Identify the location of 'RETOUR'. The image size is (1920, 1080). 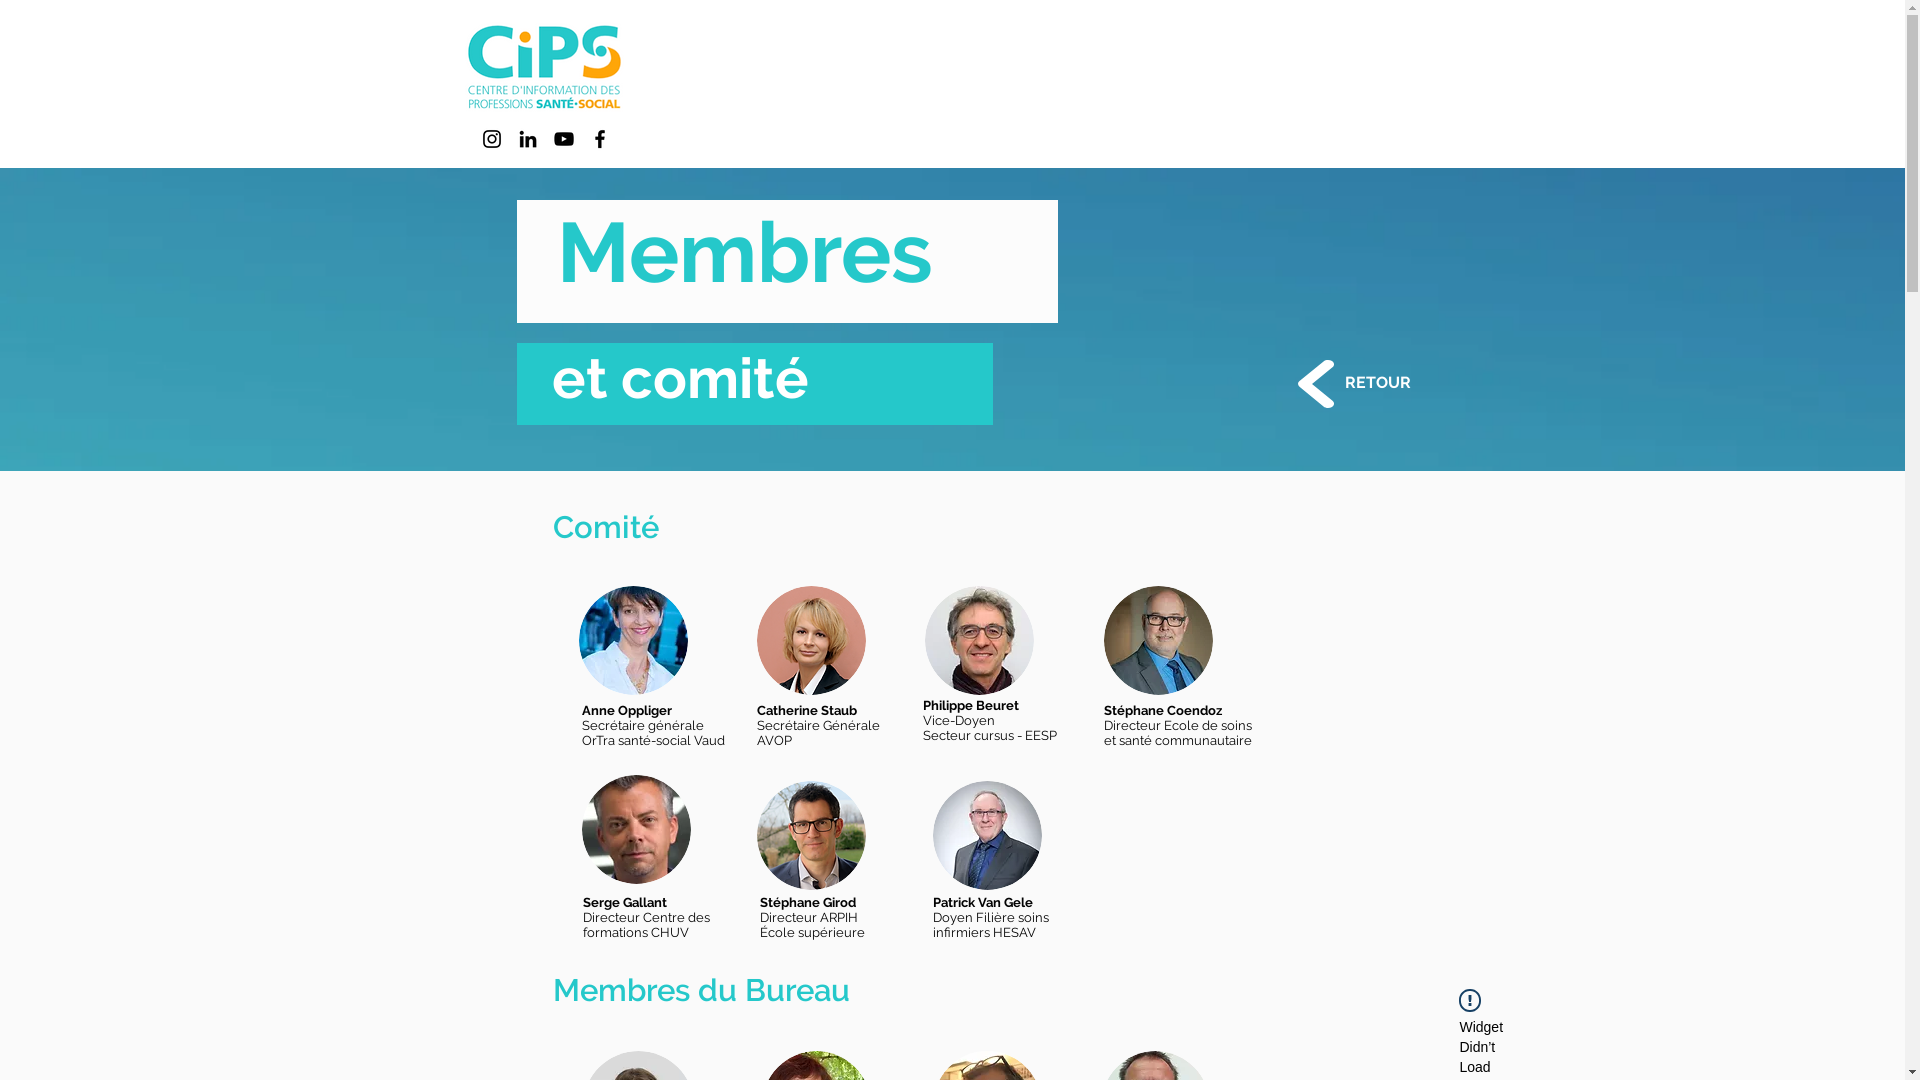
(1376, 382).